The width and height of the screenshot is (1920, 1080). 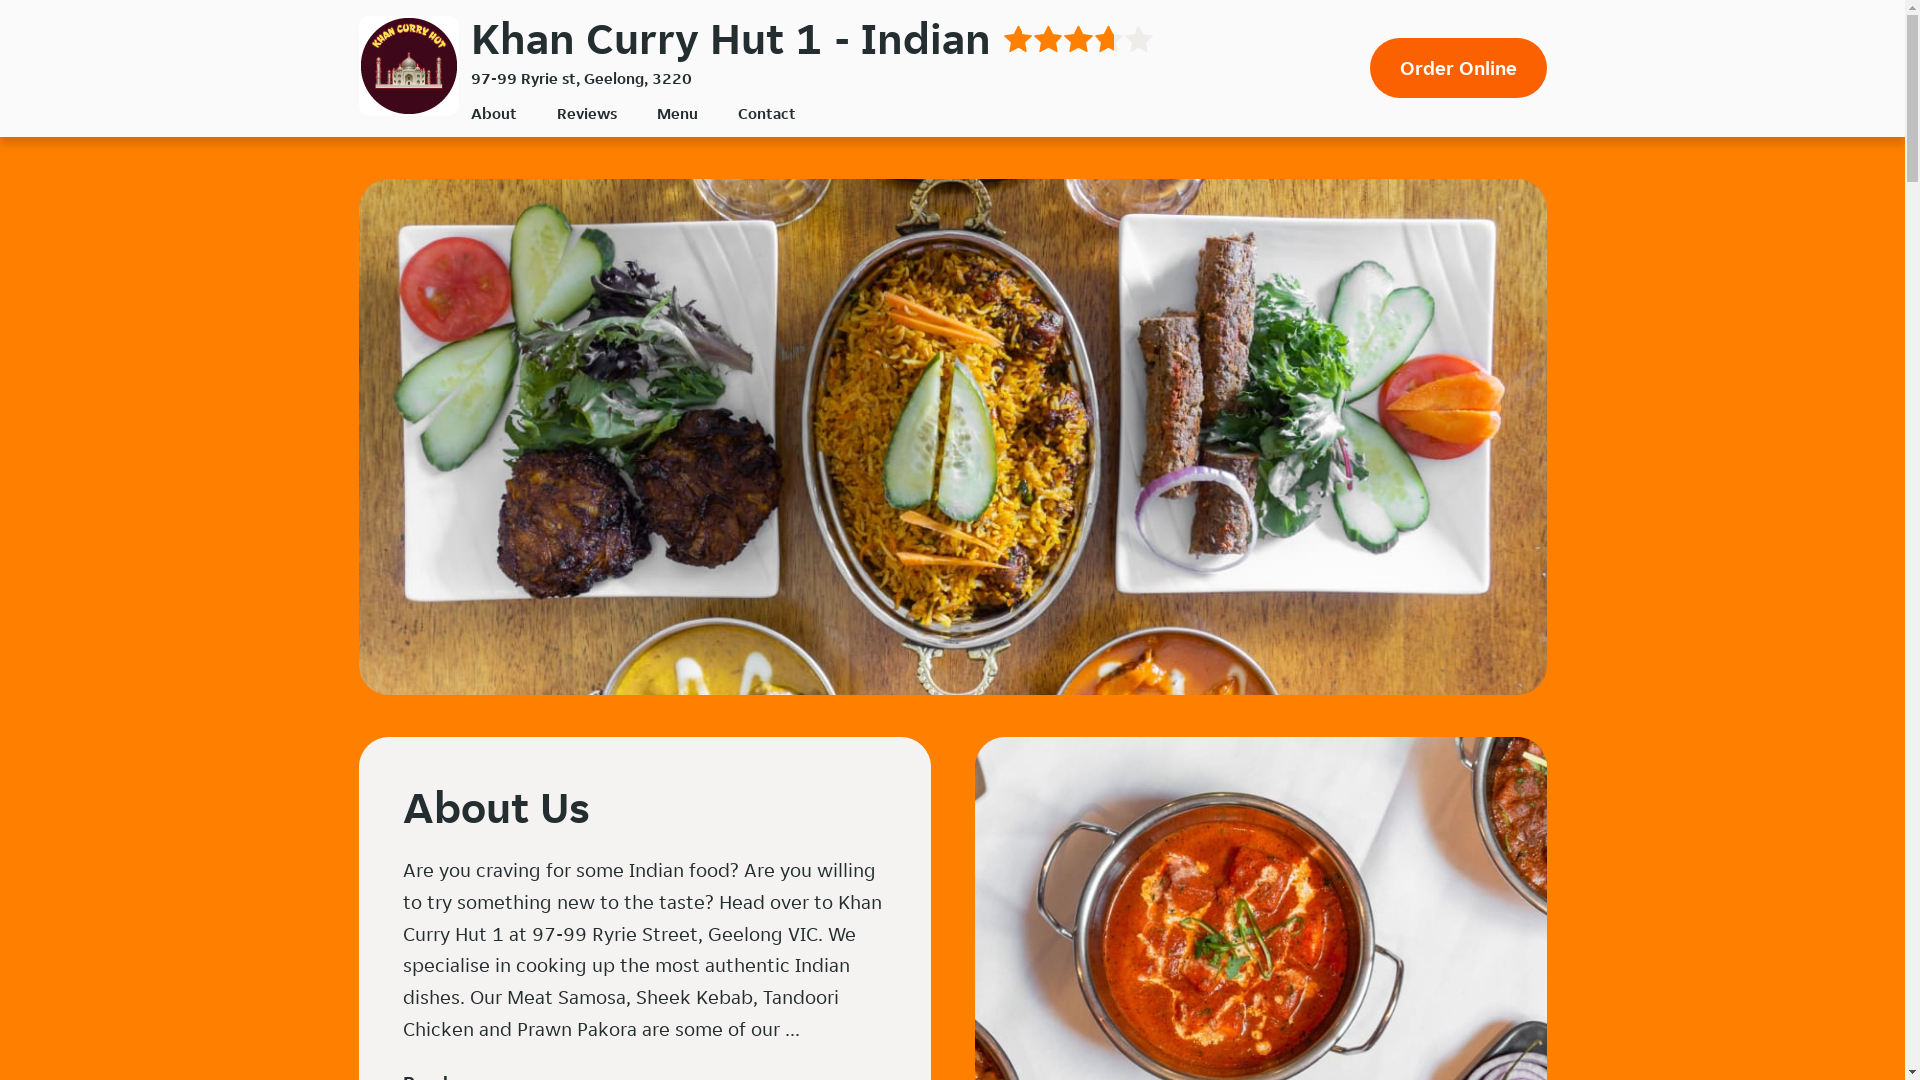 I want to click on 'About', so click(x=493, y=113).